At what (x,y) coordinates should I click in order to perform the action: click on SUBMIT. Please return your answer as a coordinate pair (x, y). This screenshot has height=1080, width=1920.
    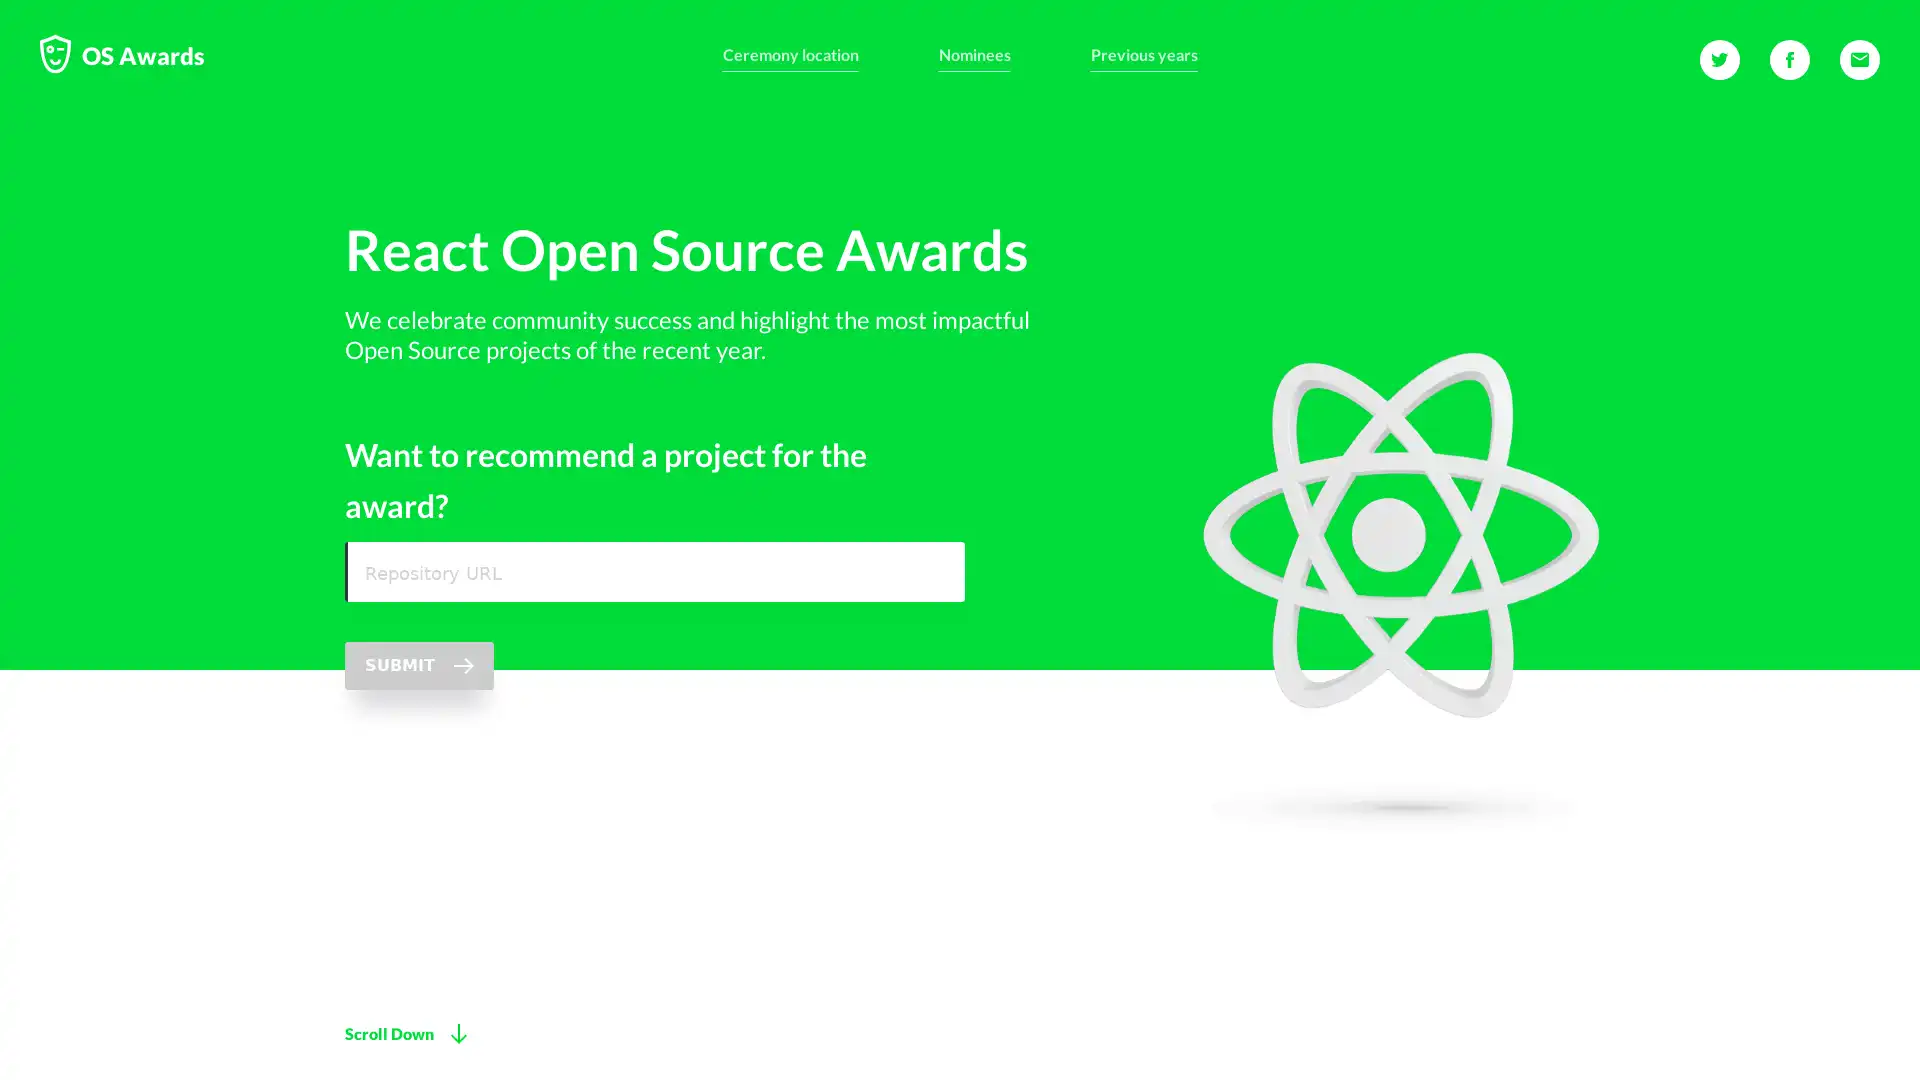
    Looking at the image, I should click on (418, 717).